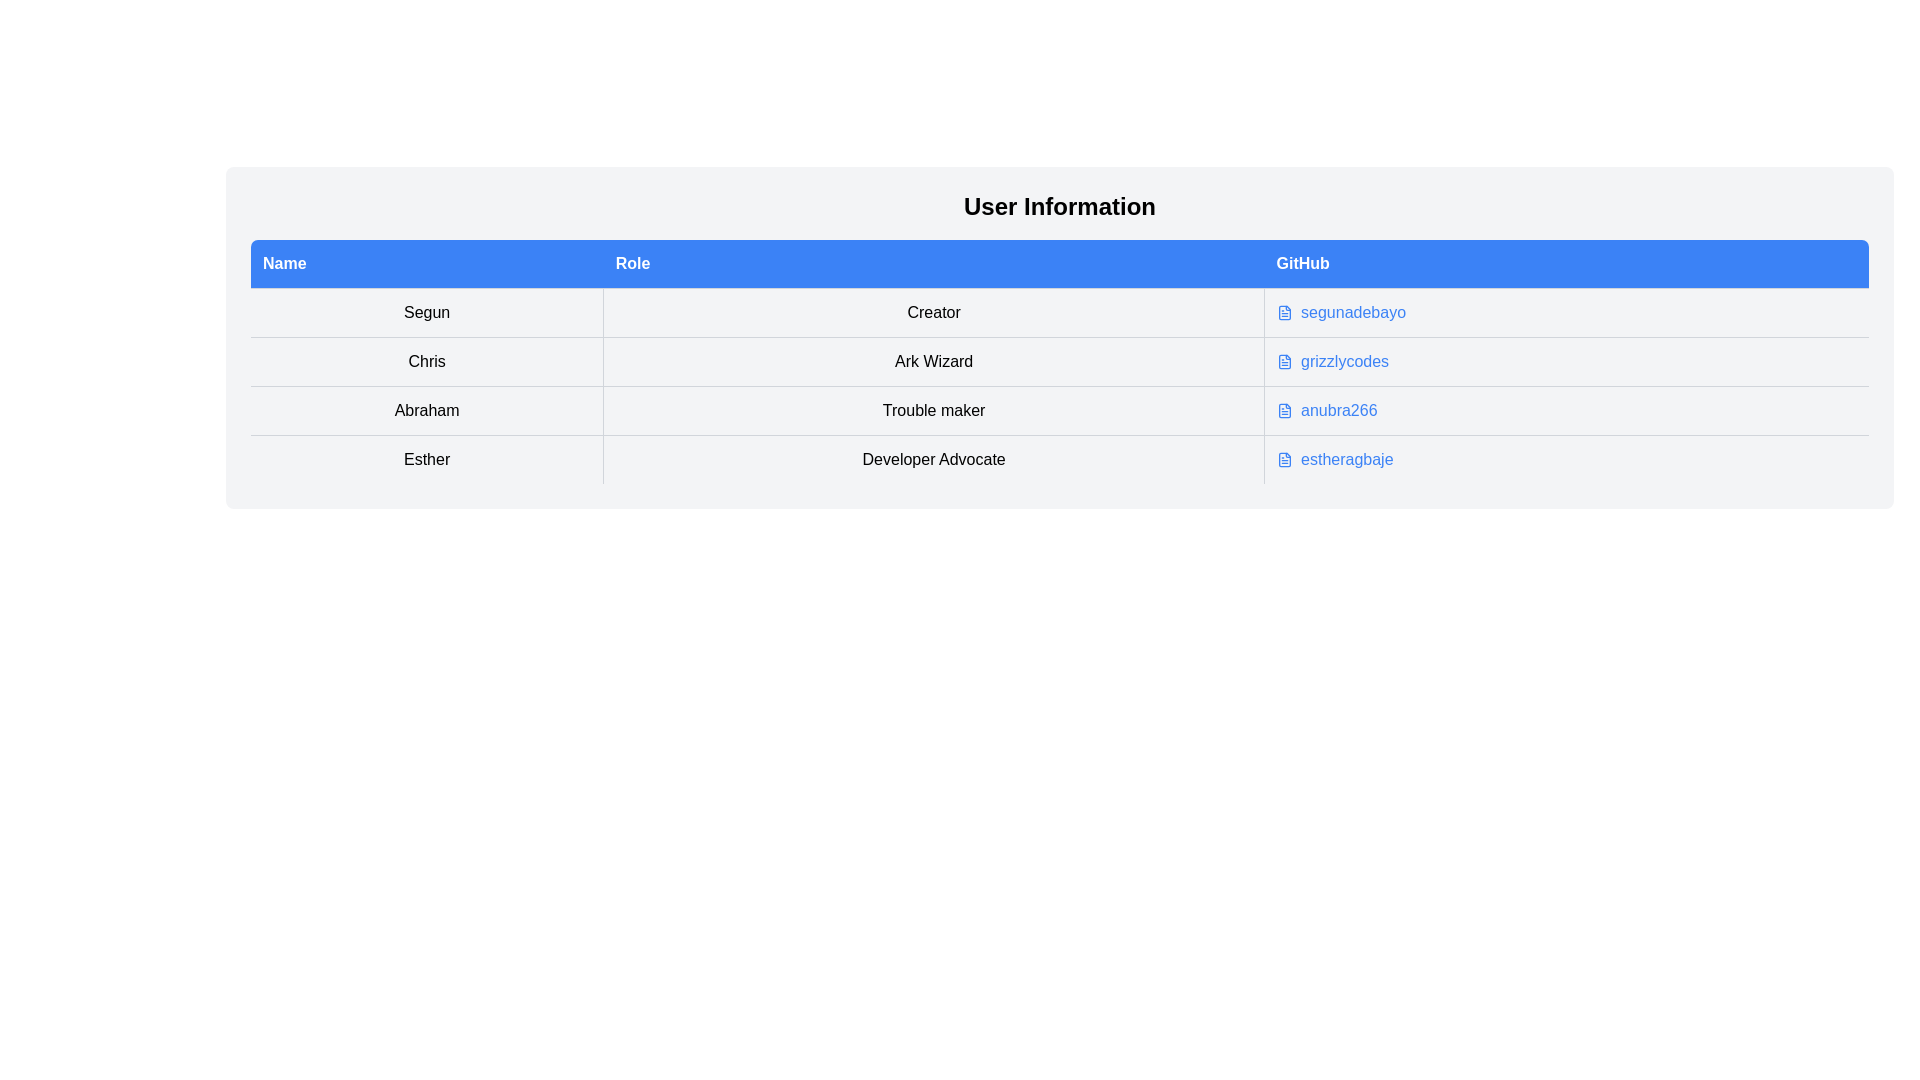  Describe the element at coordinates (1059, 459) in the screenshot. I see `the fourth row of the data table that provides information about 'Esther', a Developer Advocate` at that location.